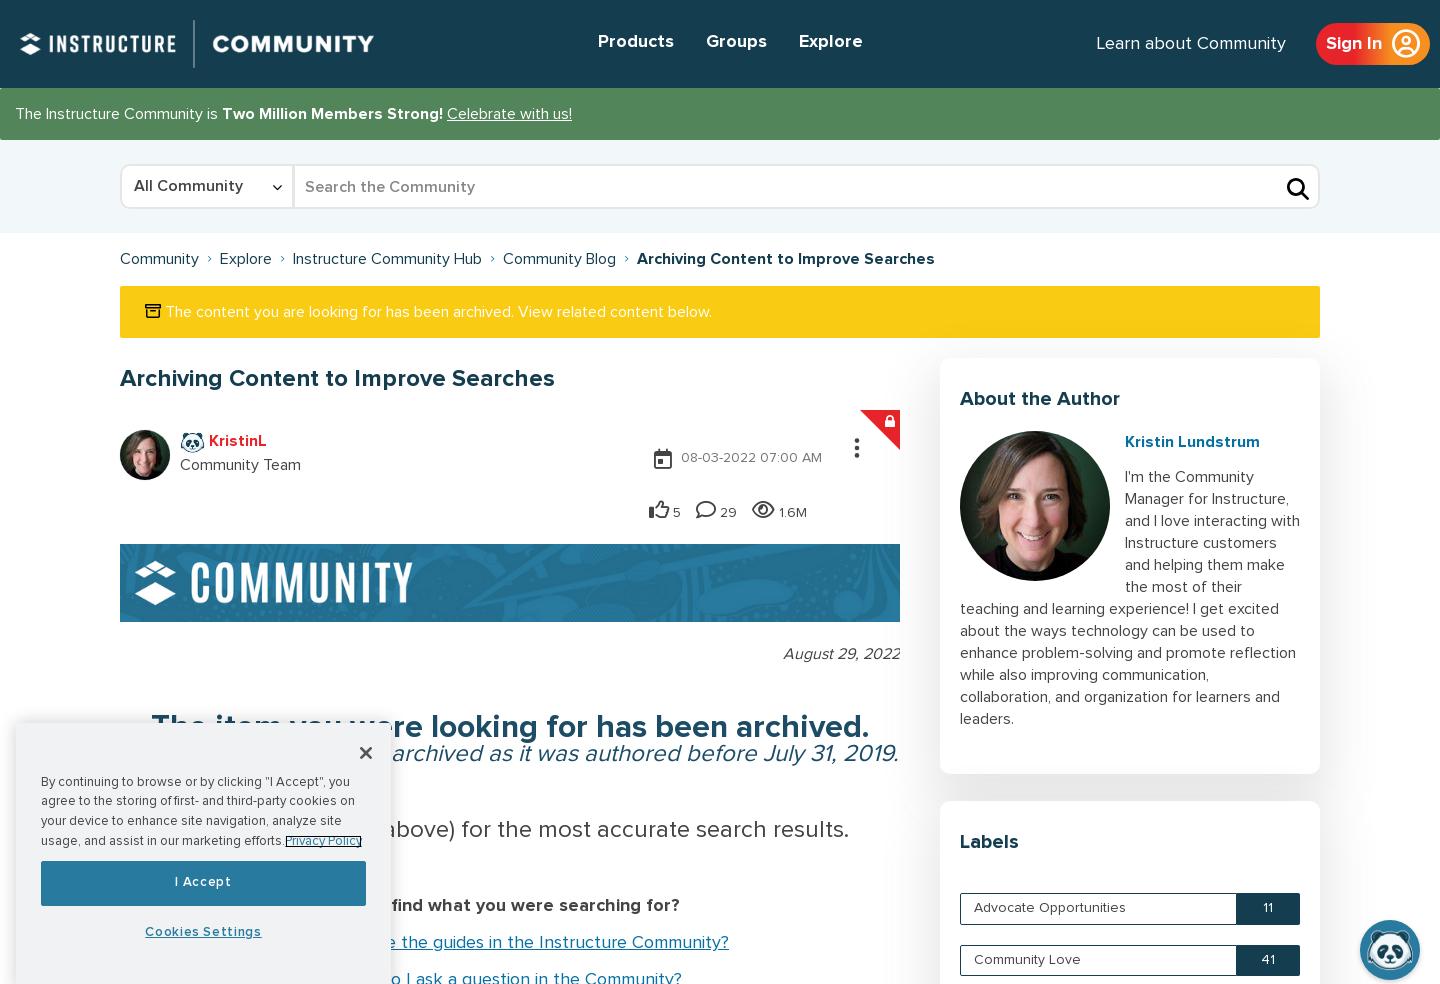  I want to click on 'How do I use the guides in the Instructure Community?', so click(509, 942).